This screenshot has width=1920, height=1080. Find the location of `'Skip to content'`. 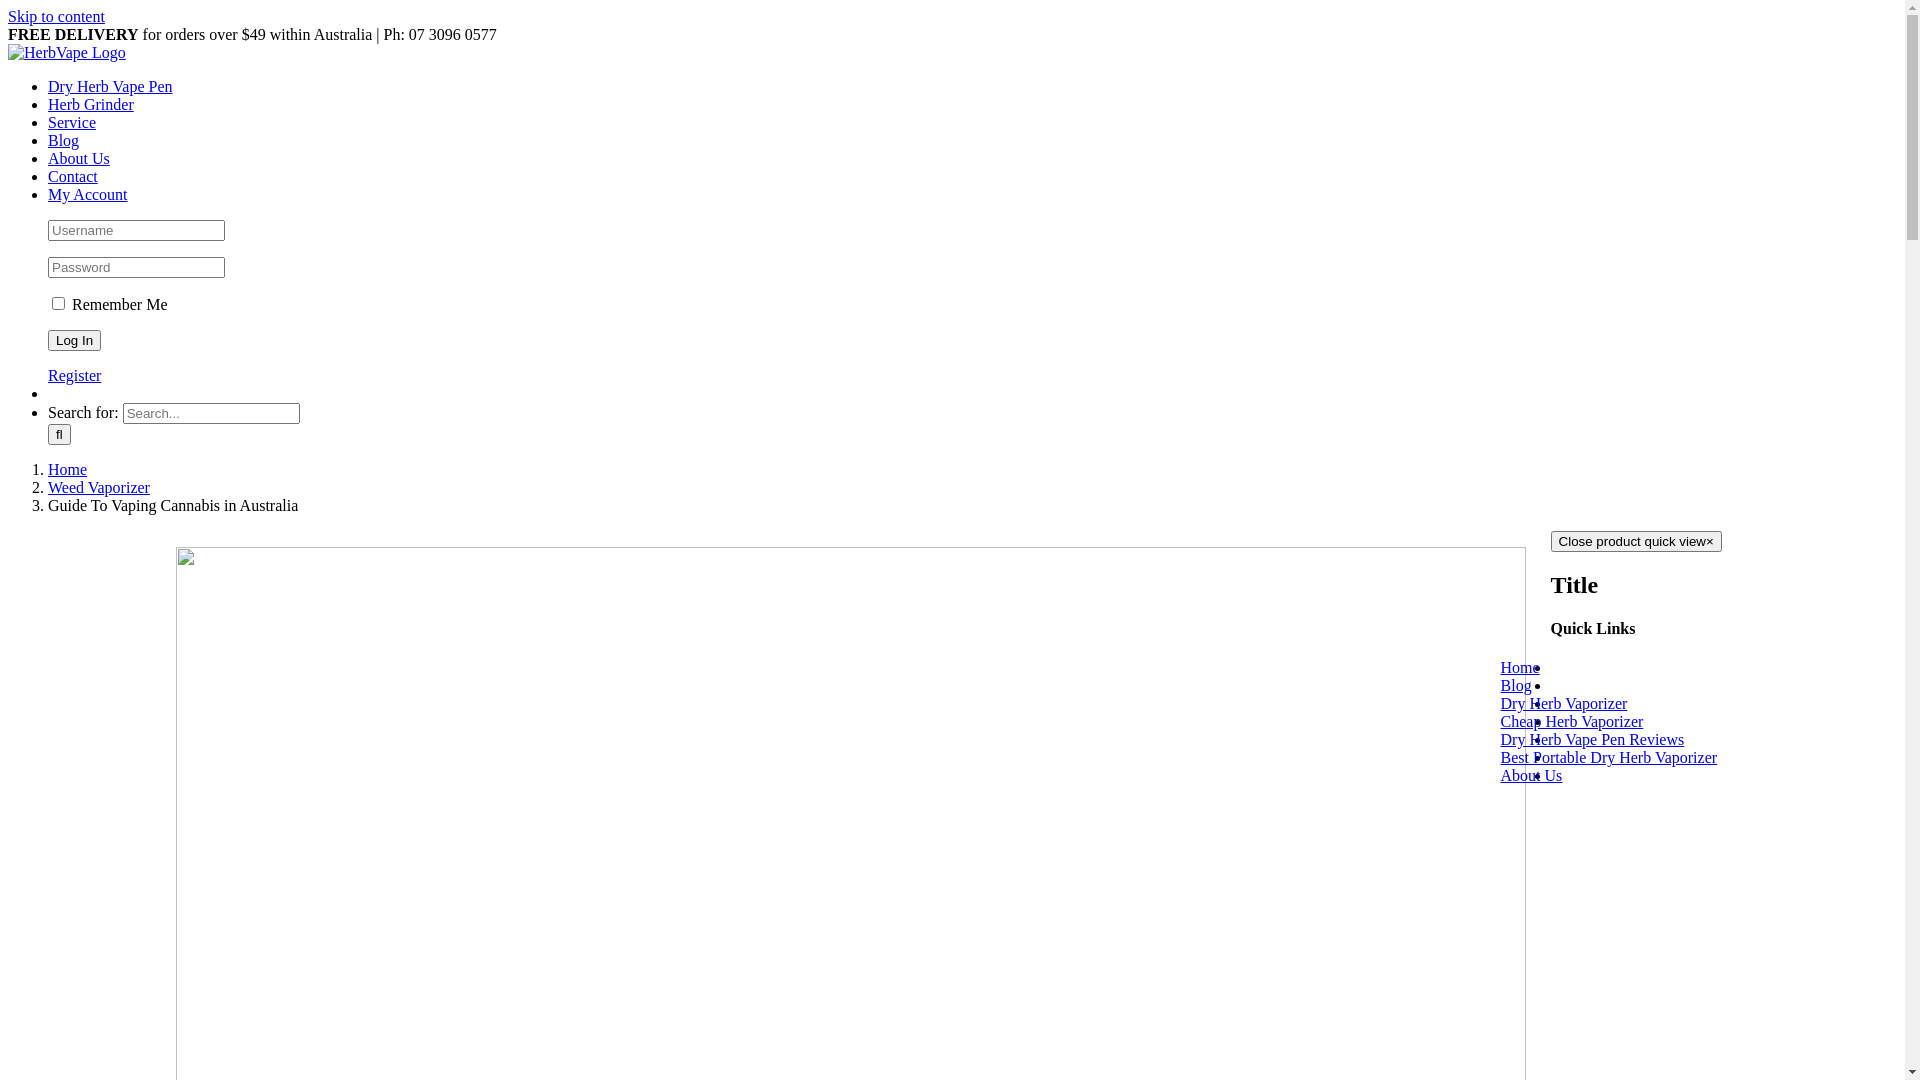

'Skip to content' is located at coordinates (56, 16).